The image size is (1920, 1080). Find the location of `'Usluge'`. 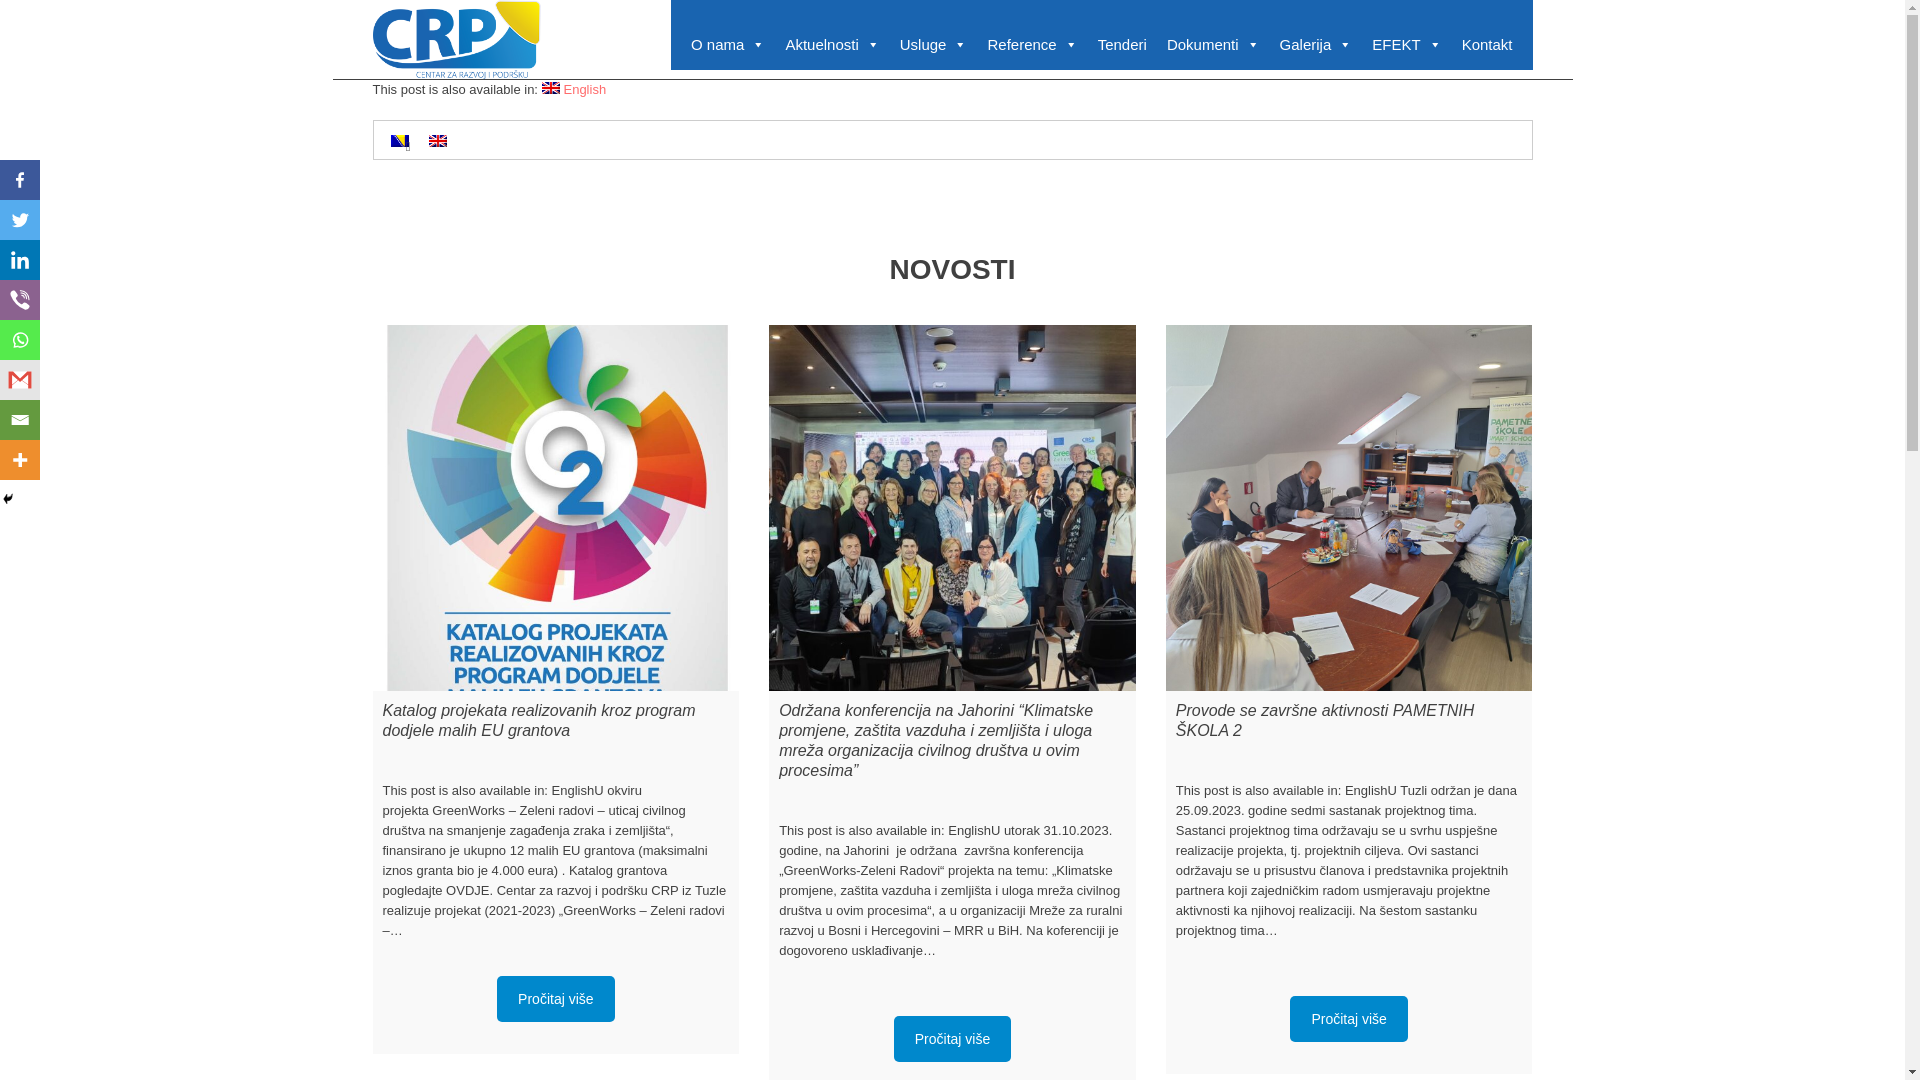

'Usluge' is located at coordinates (933, 45).